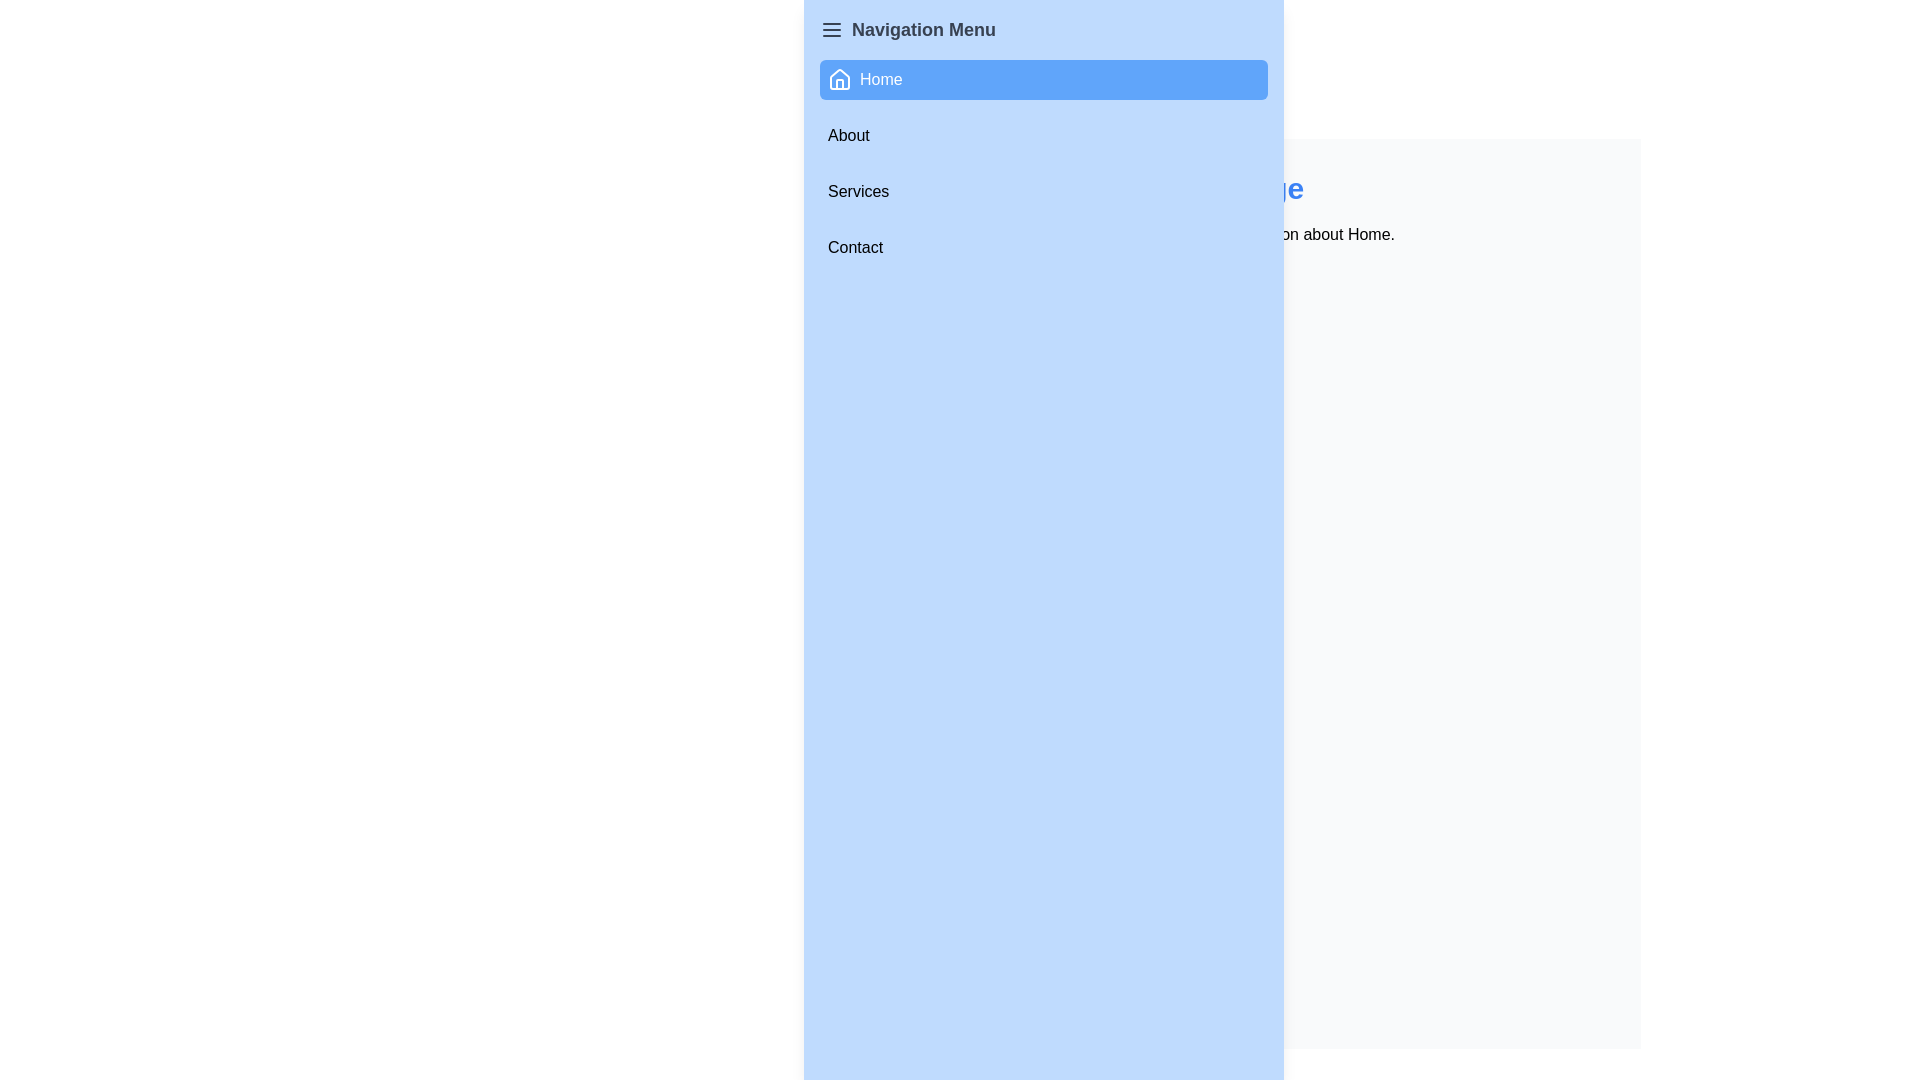  Describe the element at coordinates (1221, 189) in the screenshot. I see `the Text label that serves as the title or heading for the main content section of the page` at that location.